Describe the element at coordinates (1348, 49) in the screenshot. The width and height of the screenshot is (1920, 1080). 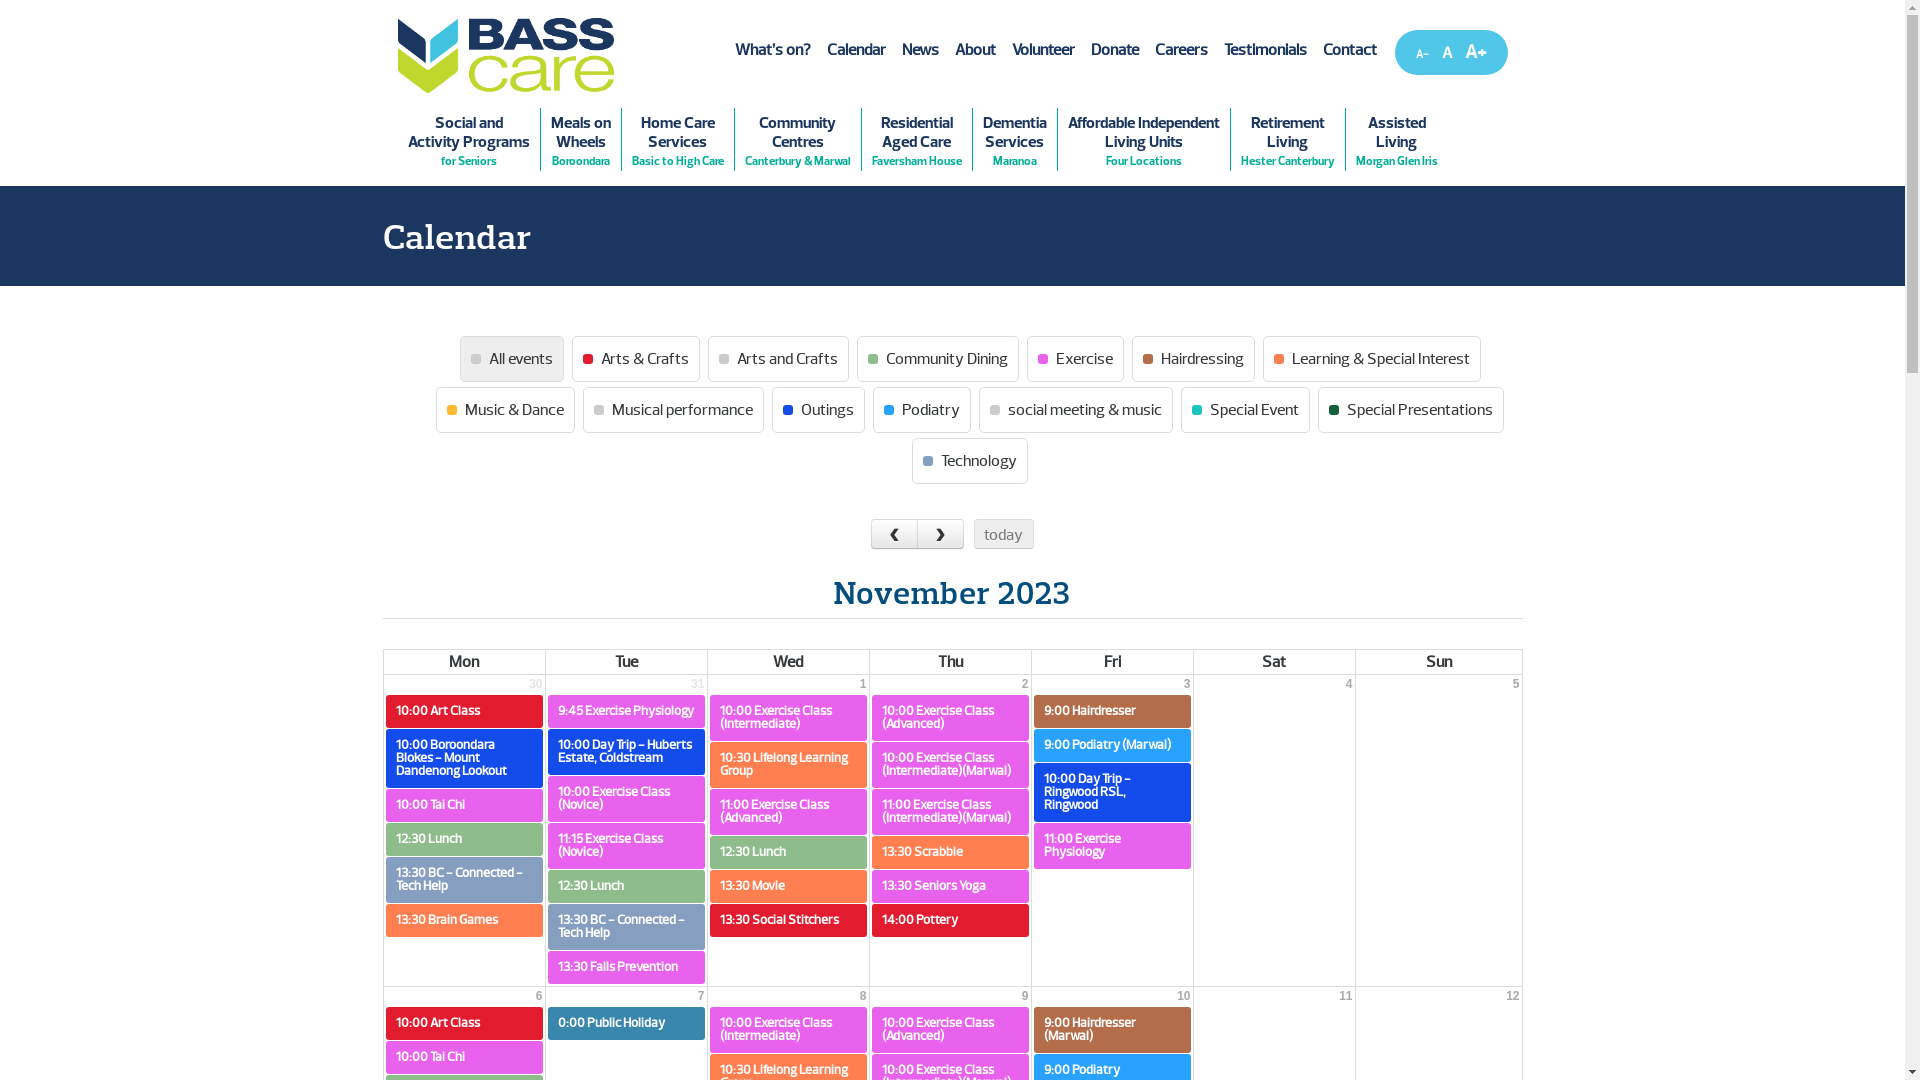
I see `'Contact'` at that location.